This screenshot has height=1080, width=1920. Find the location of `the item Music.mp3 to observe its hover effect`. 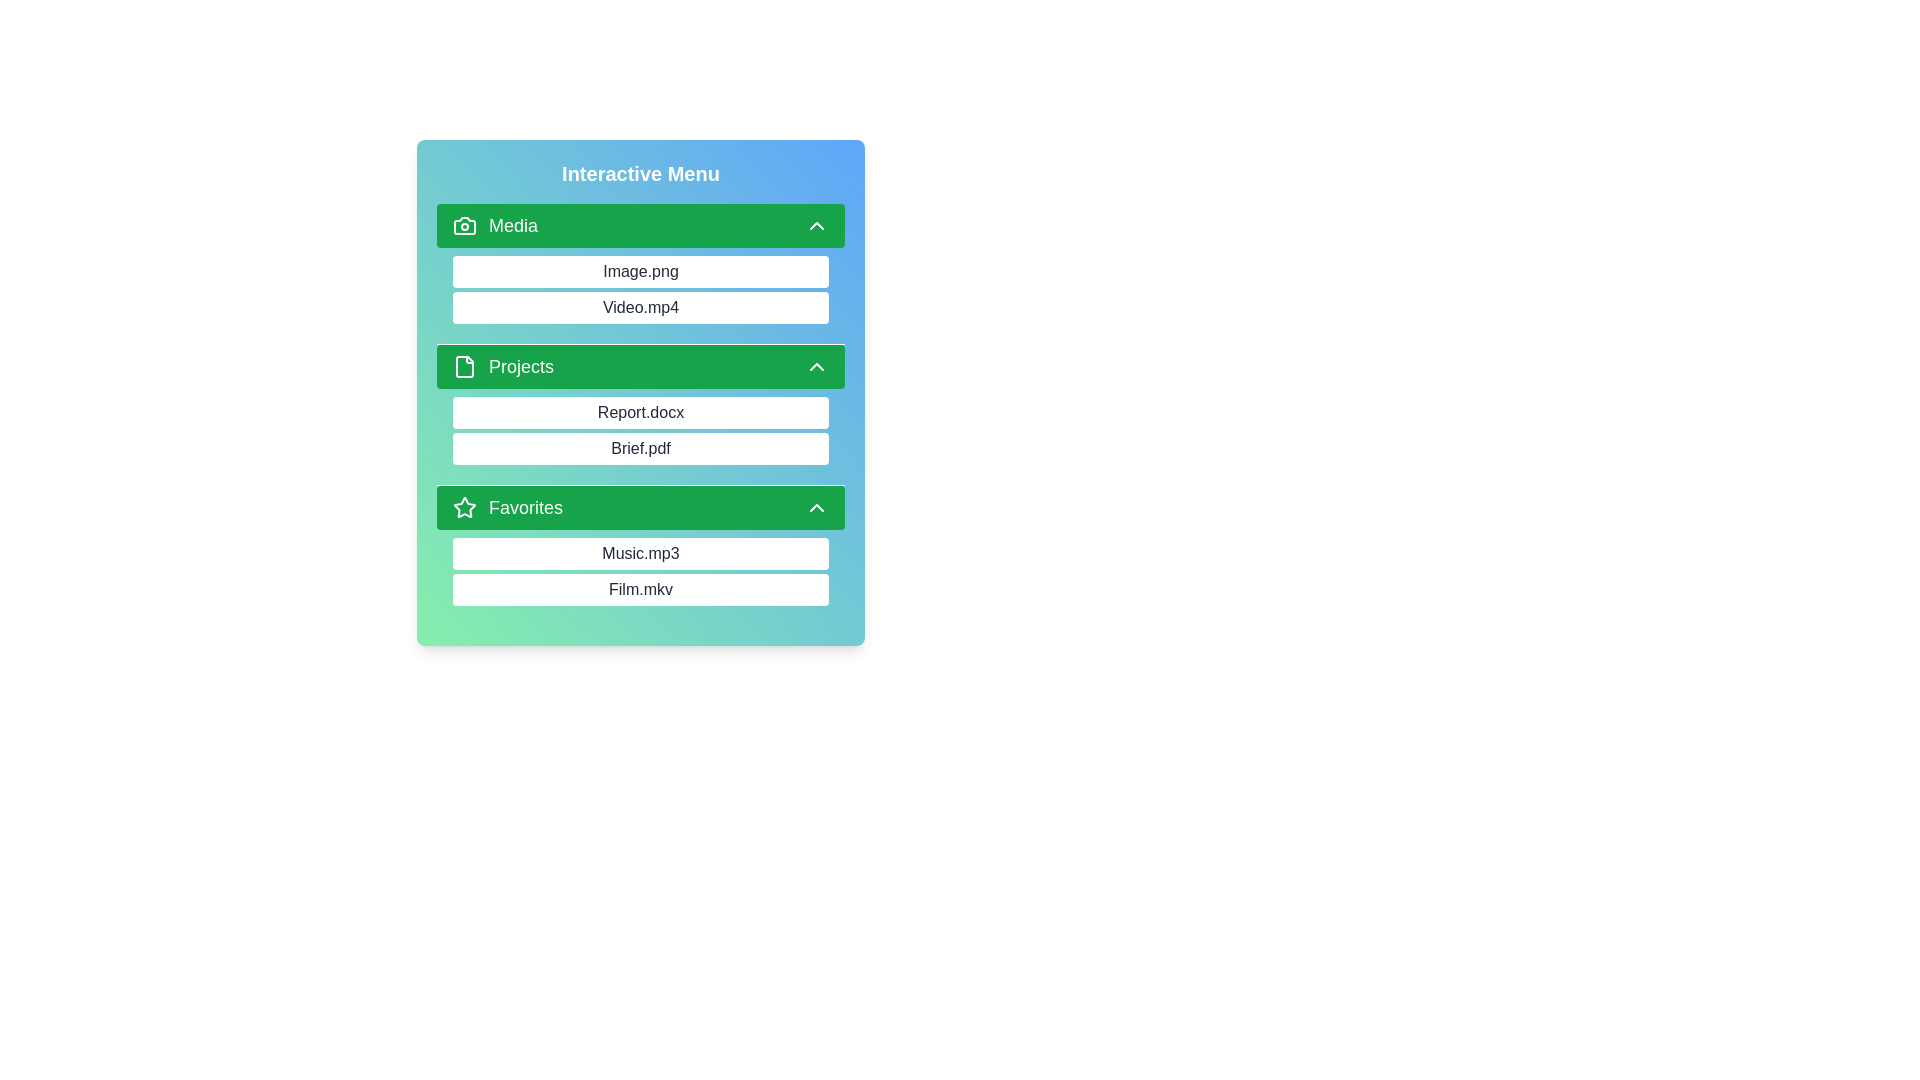

the item Music.mp3 to observe its hover effect is located at coordinates (641, 554).